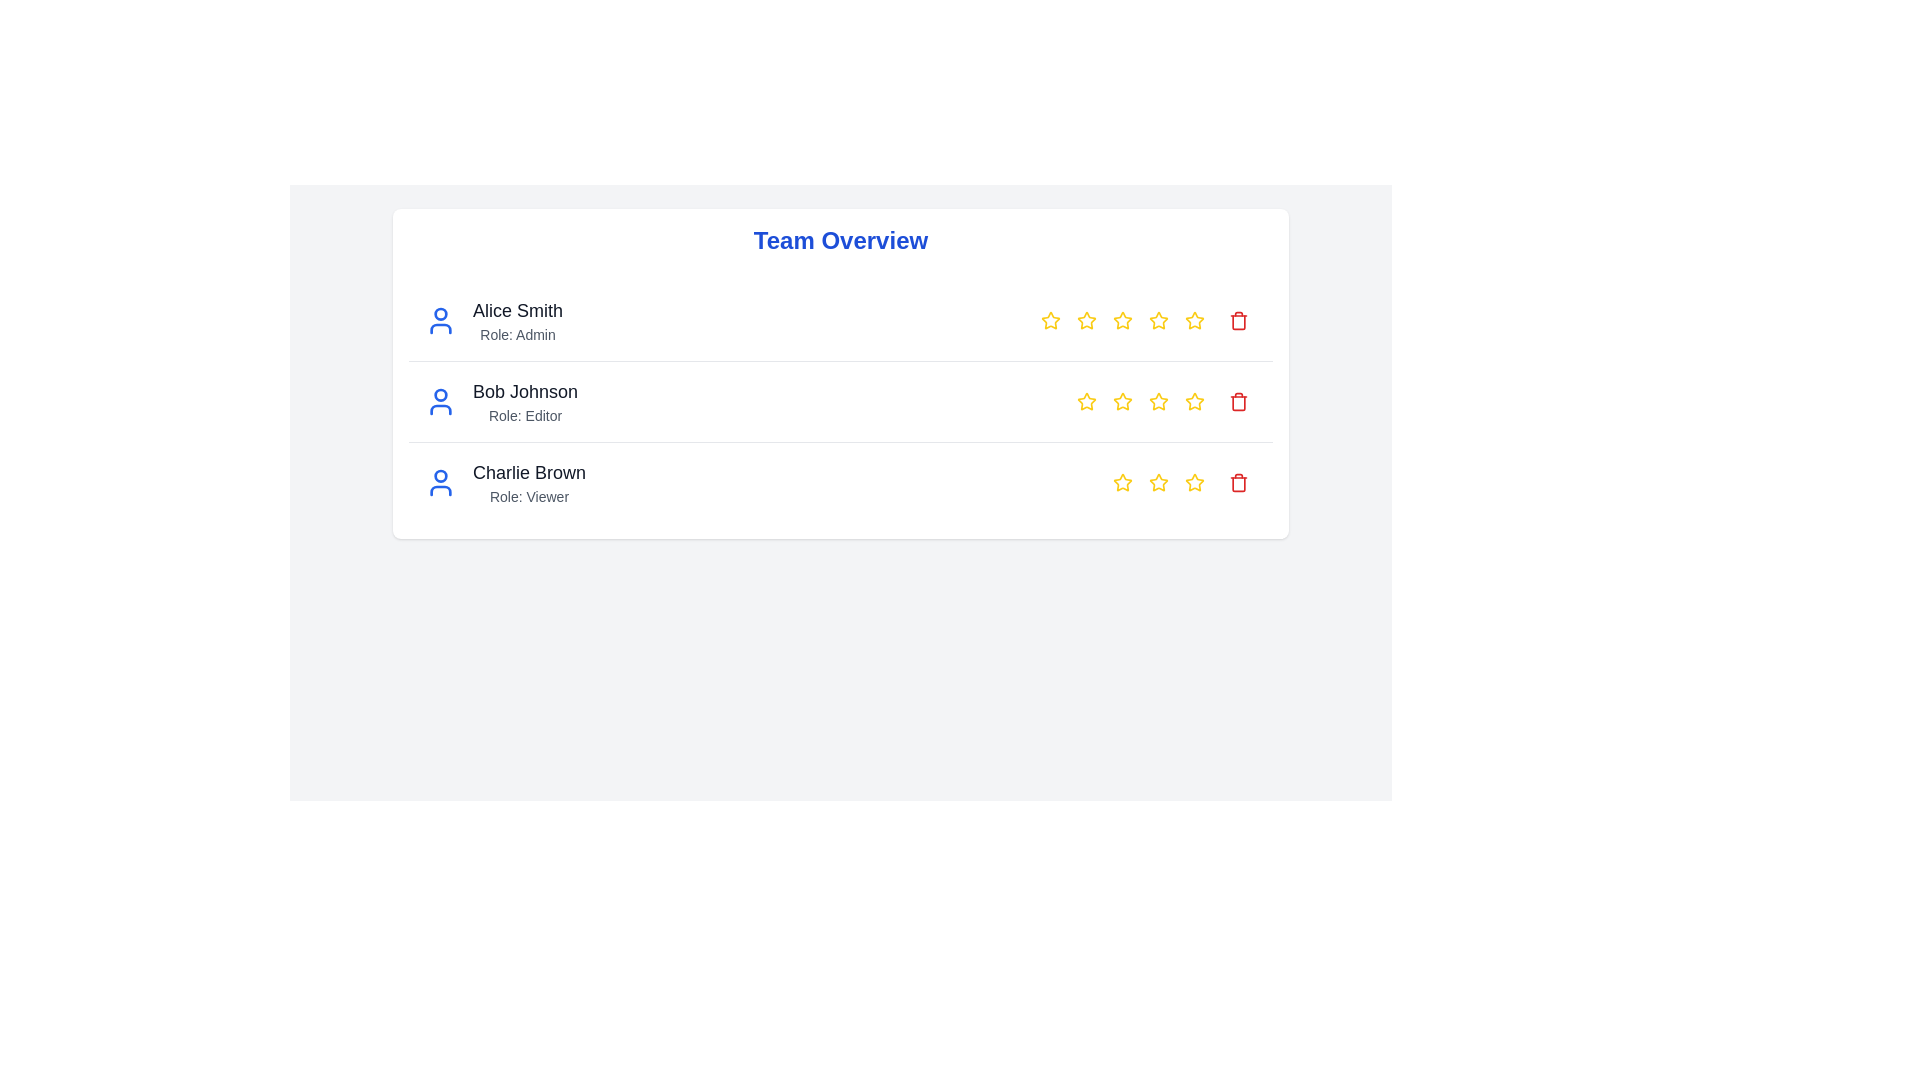 The width and height of the screenshot is (1920, 1080). What do you see at coordinates (1050, 319) in the screenshot?
I see `the first Rating Star Icon` at bounding box center [1050, 319].